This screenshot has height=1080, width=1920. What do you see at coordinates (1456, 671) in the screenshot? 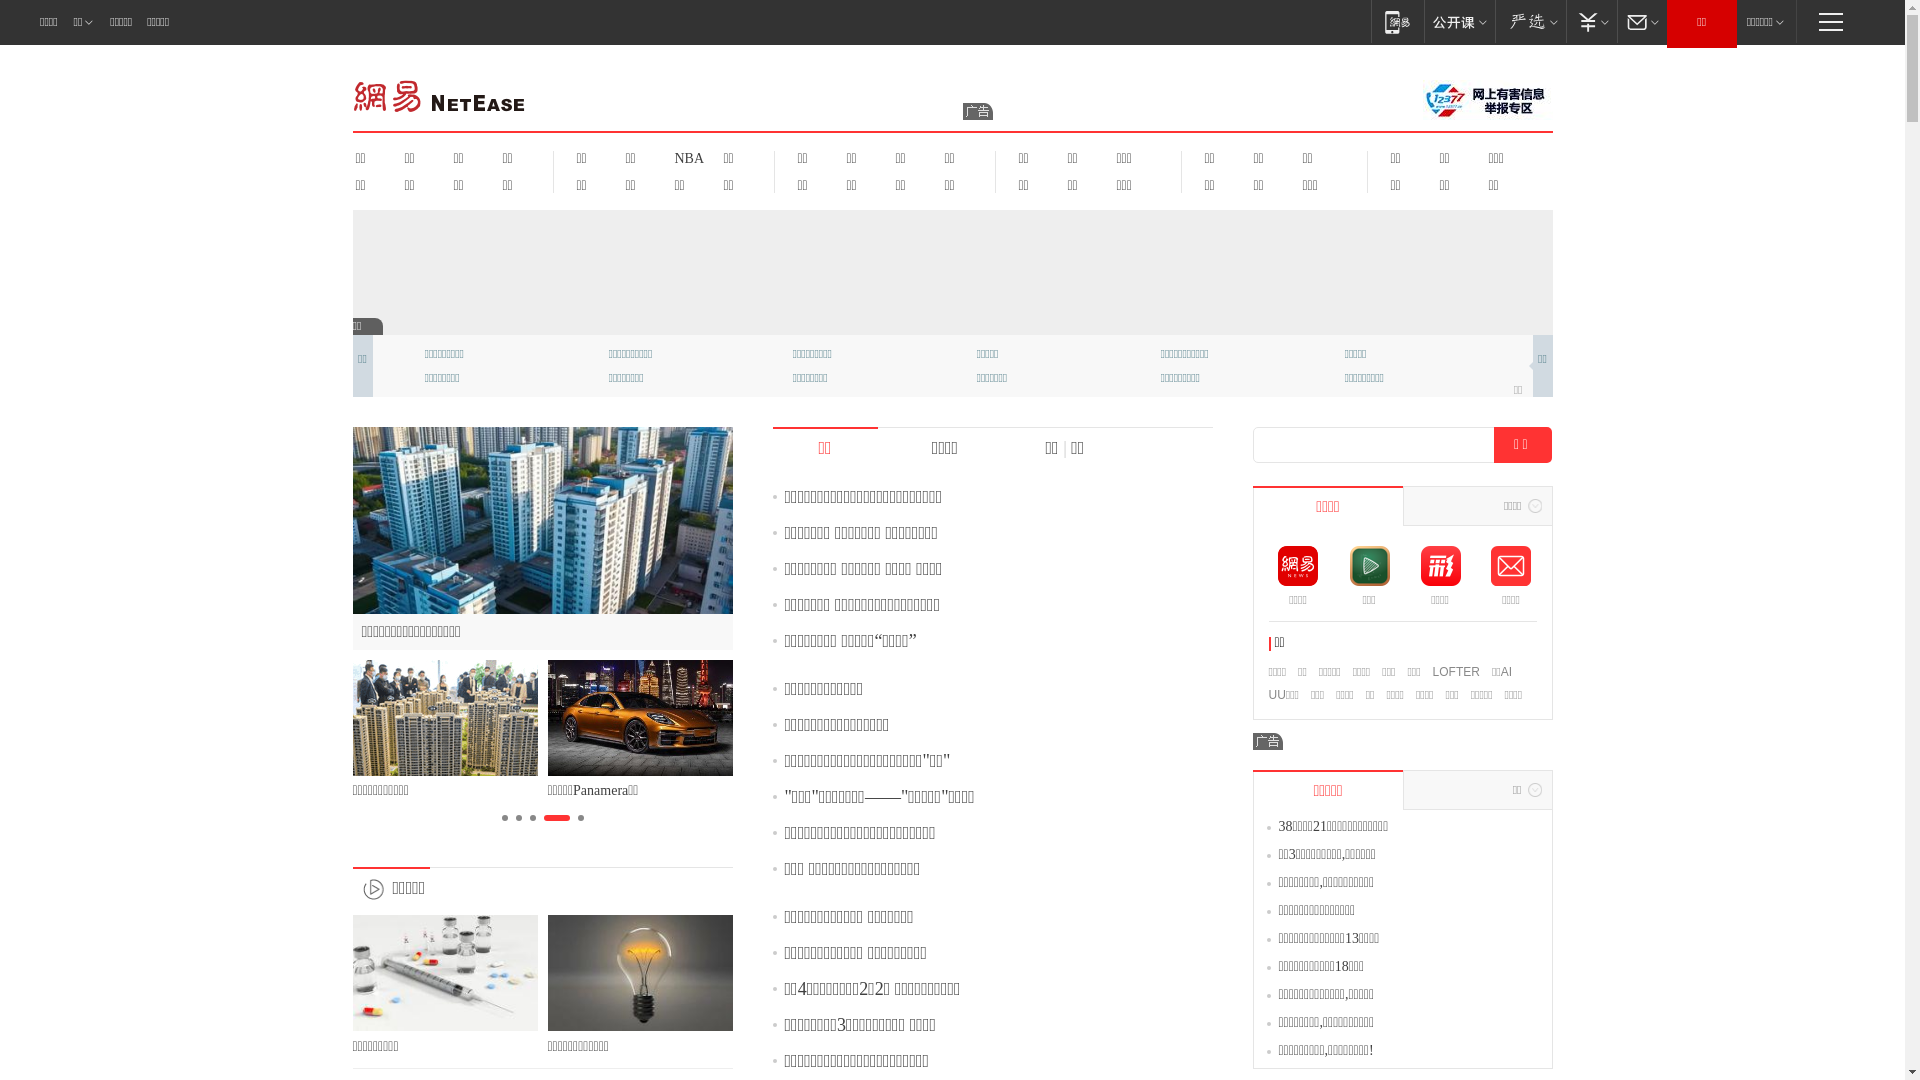
I see `'LOFTER'` at bounding box center [1456, 671].